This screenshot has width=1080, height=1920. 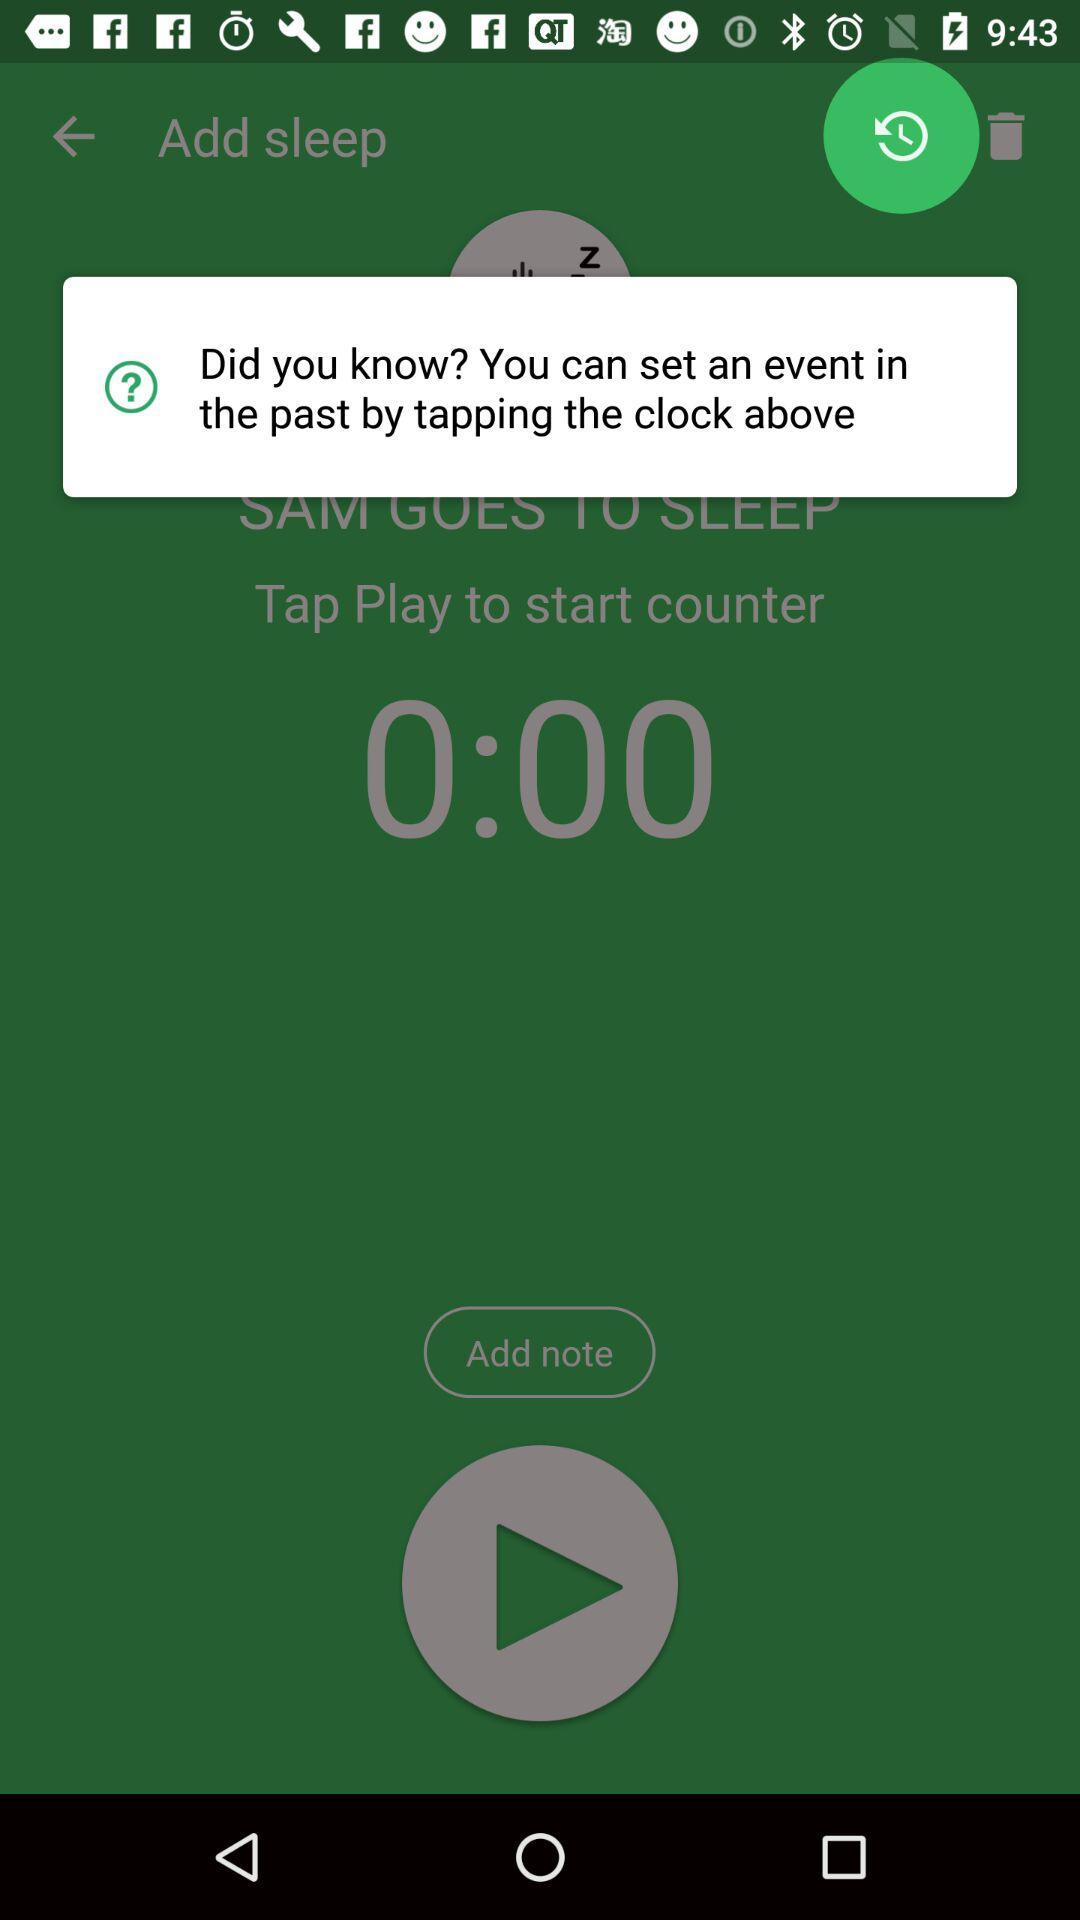 I want to click on the icon above add note item, so click(x=538, y=761).